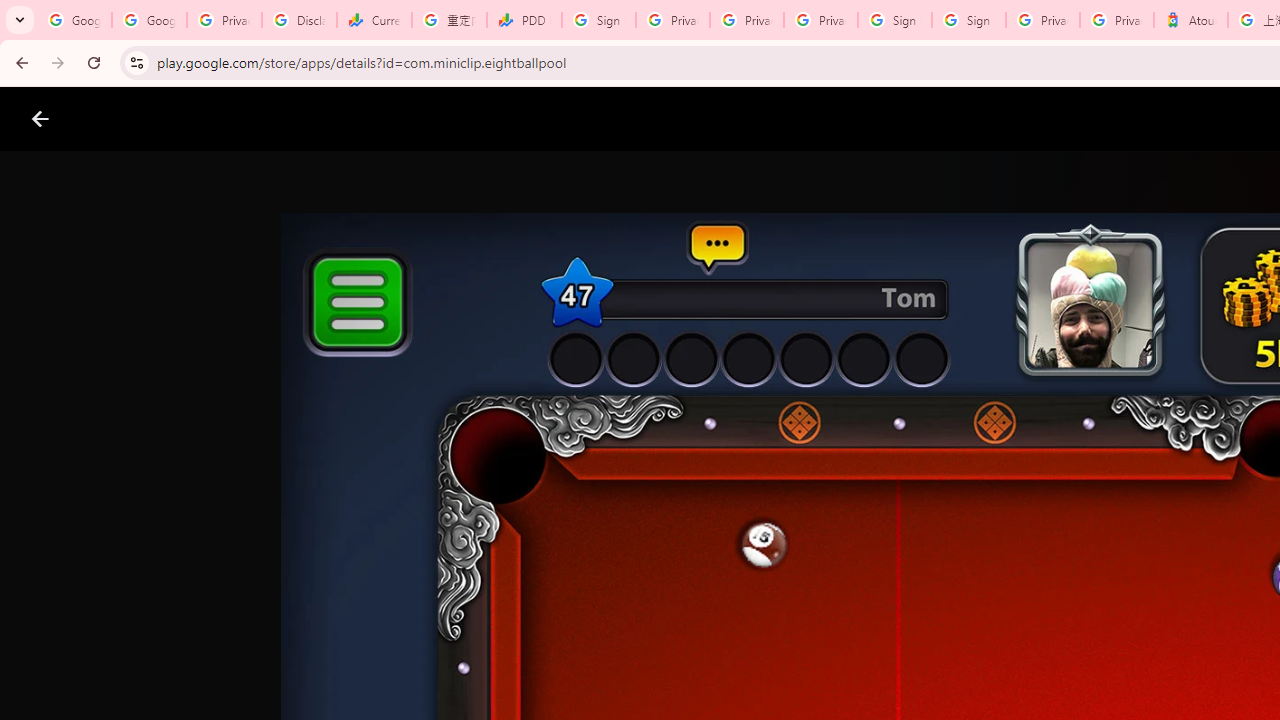  Describe the element at coordinates (1191, 20) in the screenshot. I see `'Atour Hotel - Google hotels'` at that location.